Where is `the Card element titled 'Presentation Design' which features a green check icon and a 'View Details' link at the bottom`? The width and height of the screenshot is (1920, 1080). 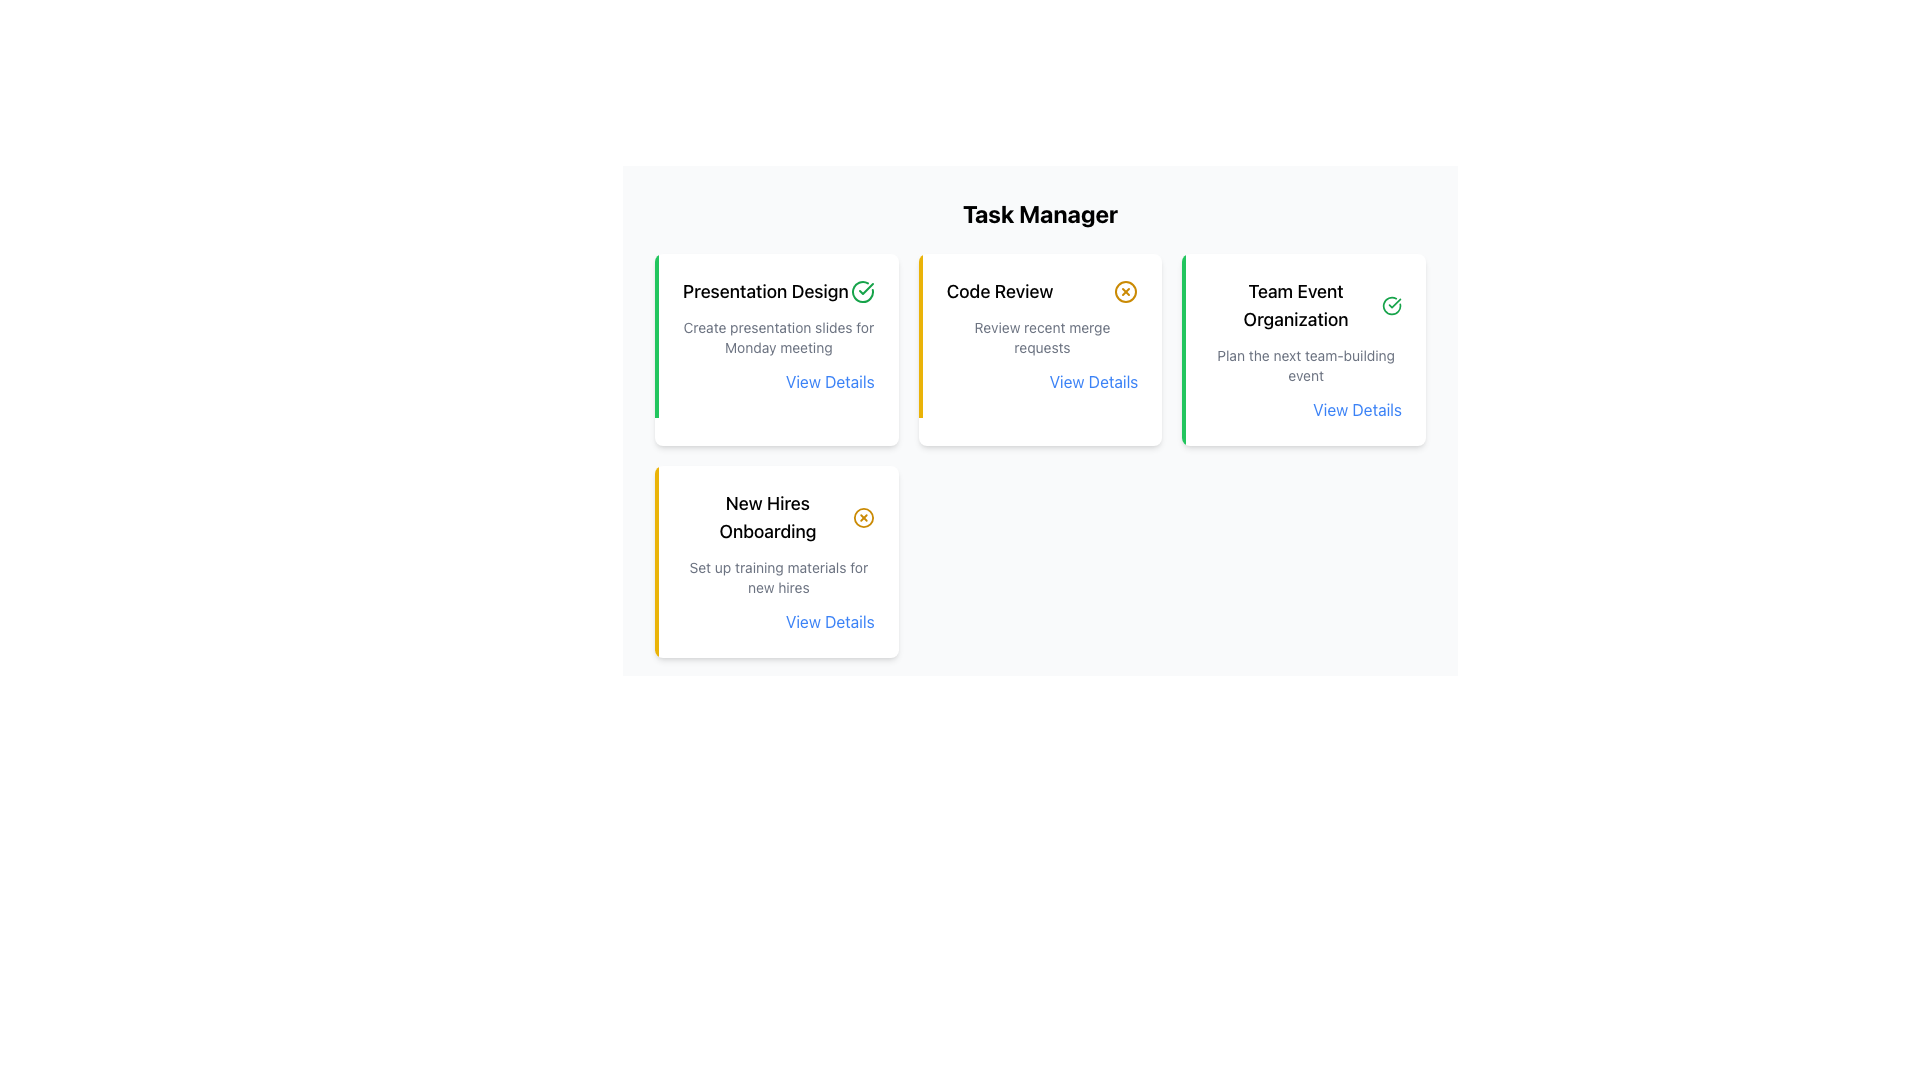 the Card element titled 'Presentation Design' which features a green check icon and a 'View Details' link at the bottom is located at coordinates (775, 349).